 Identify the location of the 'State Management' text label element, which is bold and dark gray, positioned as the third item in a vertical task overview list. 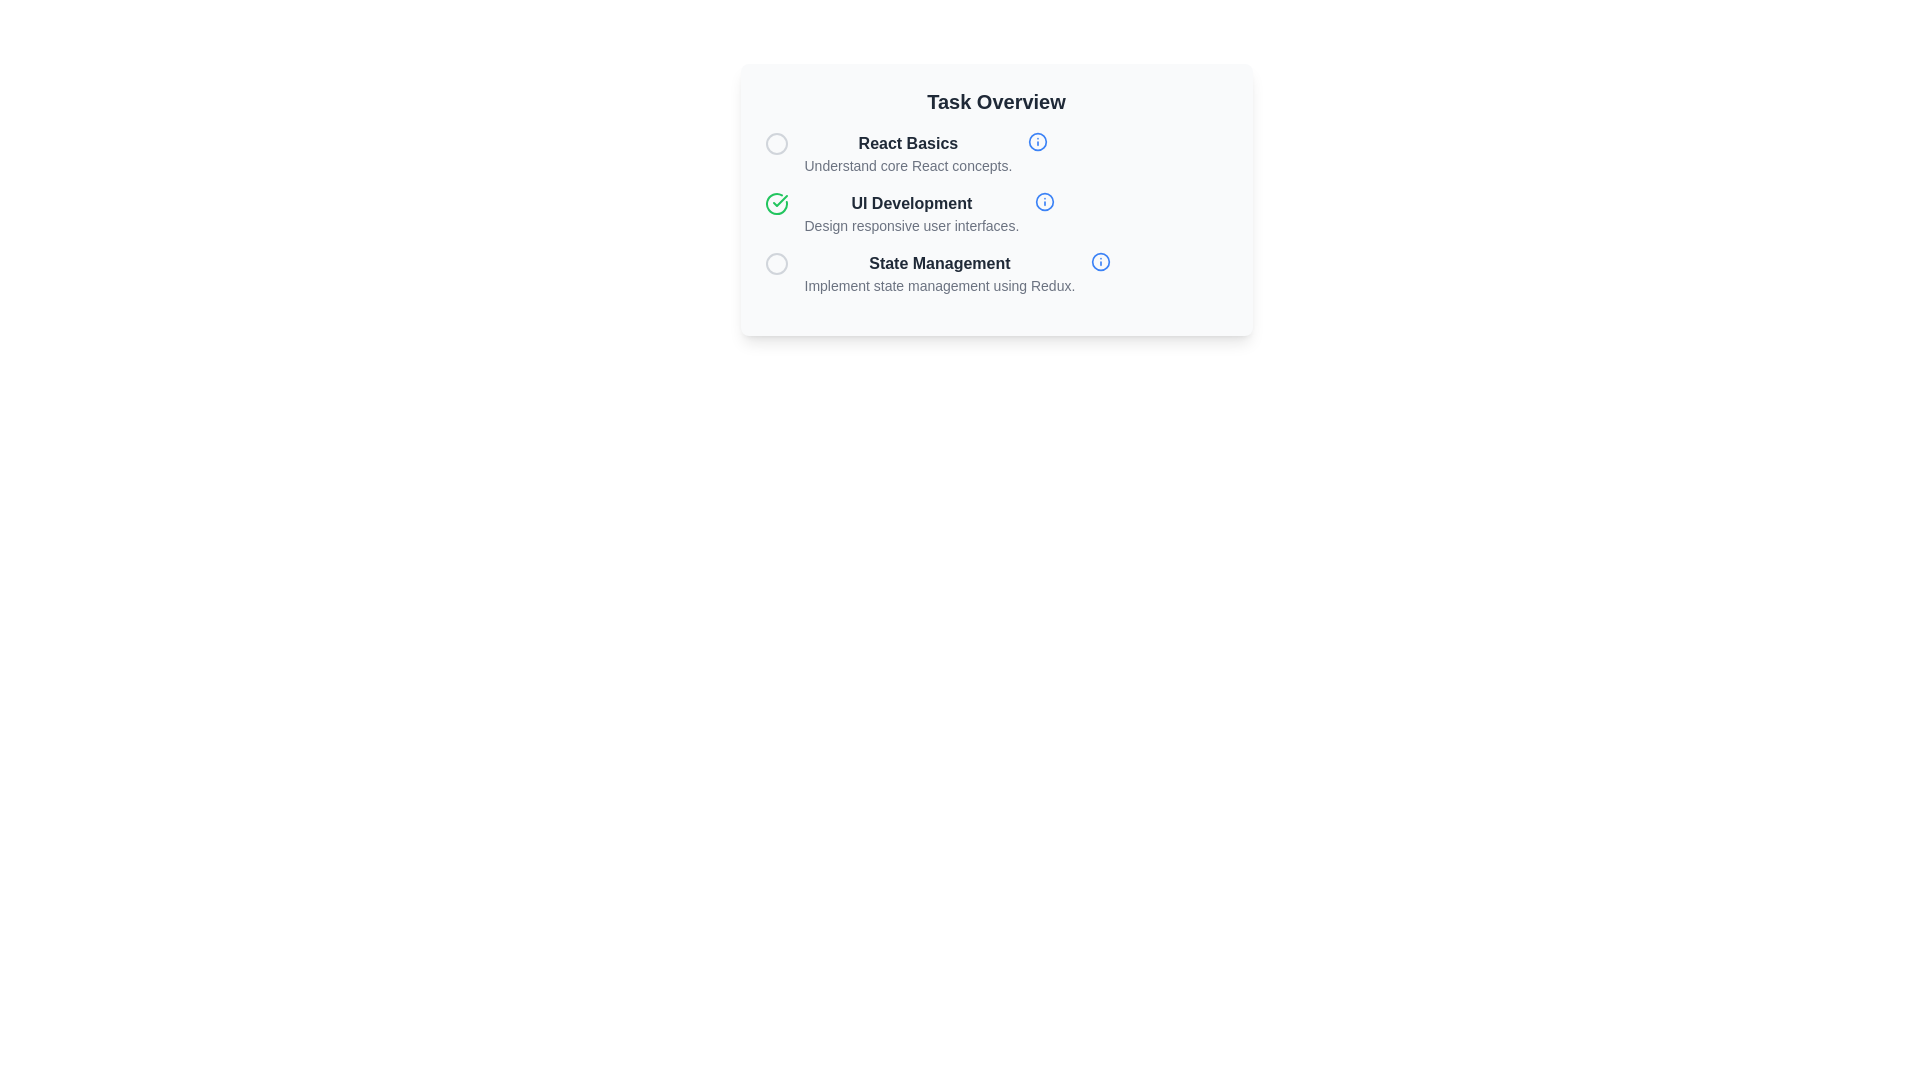
(938, 262).